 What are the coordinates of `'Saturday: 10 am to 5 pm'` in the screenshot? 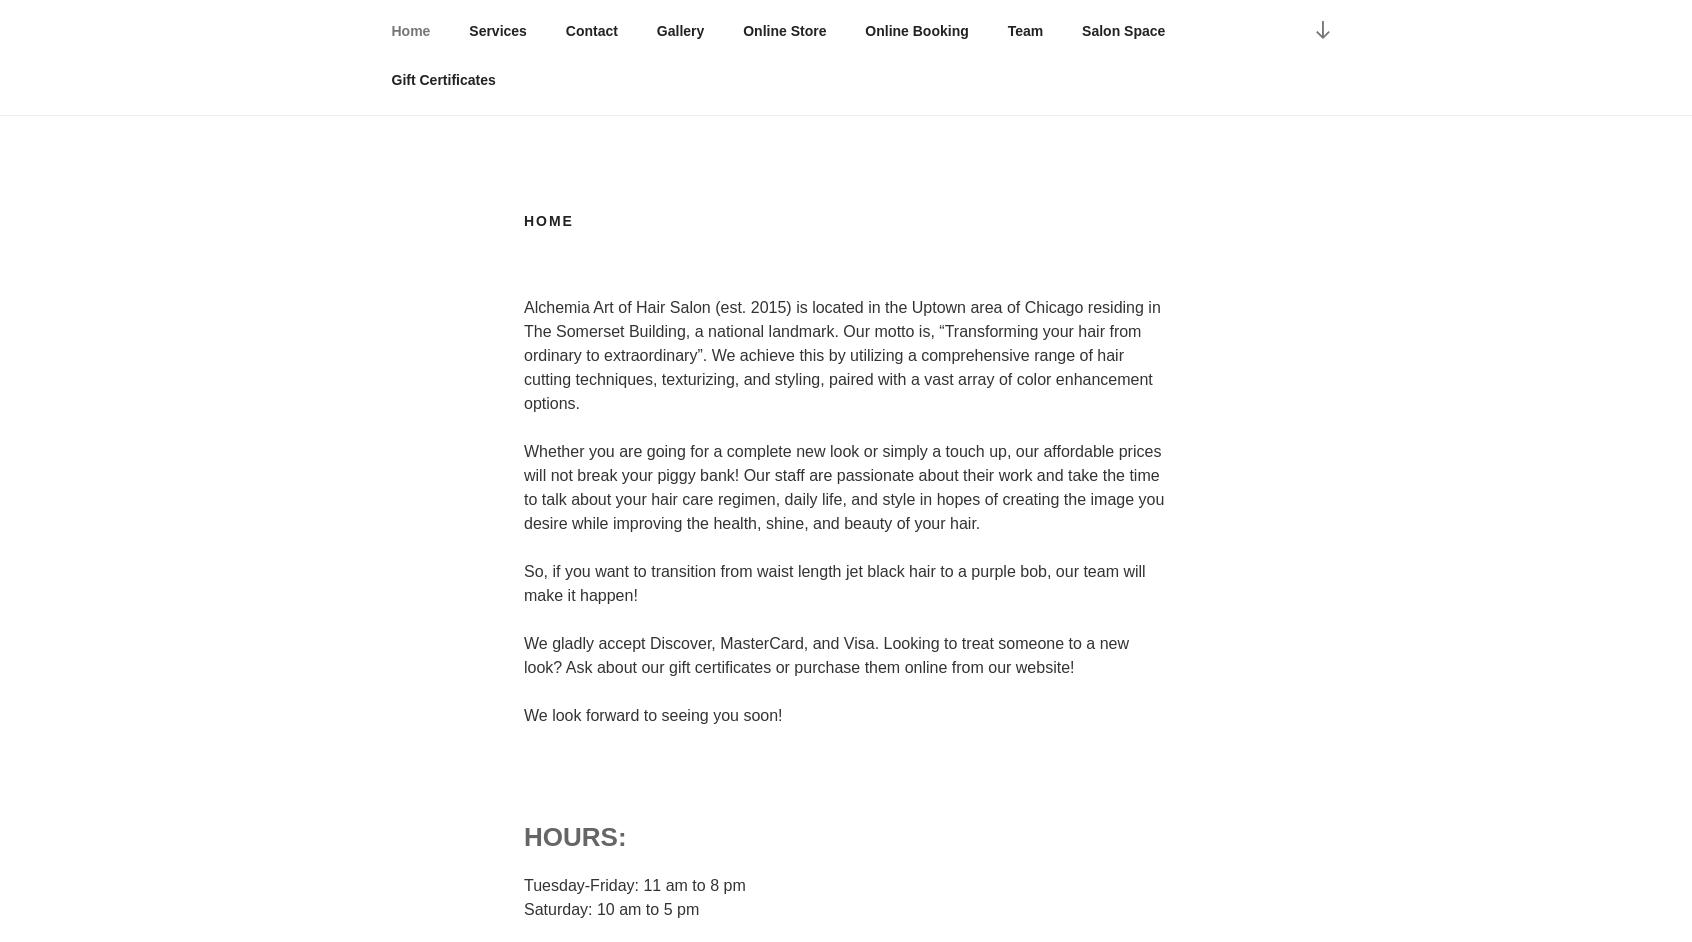 It's located at (524, 908).